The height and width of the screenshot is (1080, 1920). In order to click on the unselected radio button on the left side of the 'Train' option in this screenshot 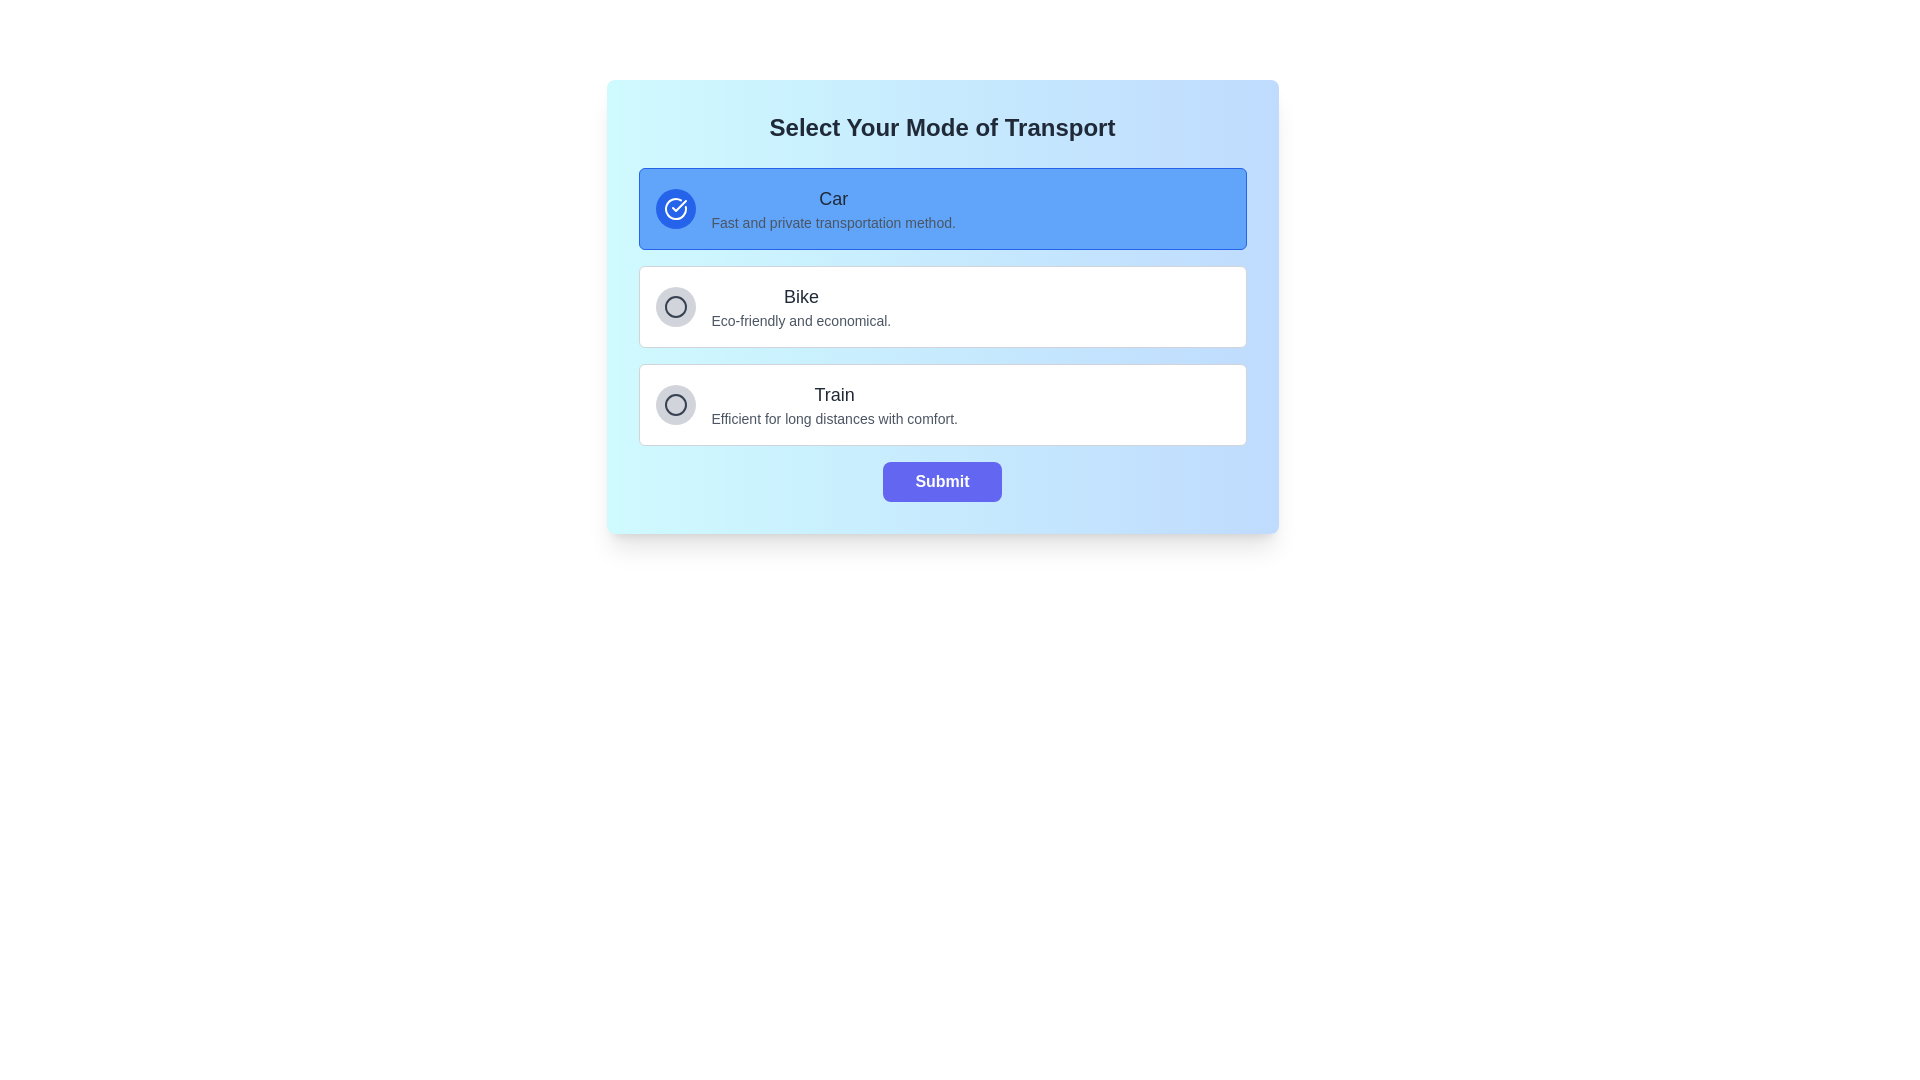, I will do `click(675, 405)`.